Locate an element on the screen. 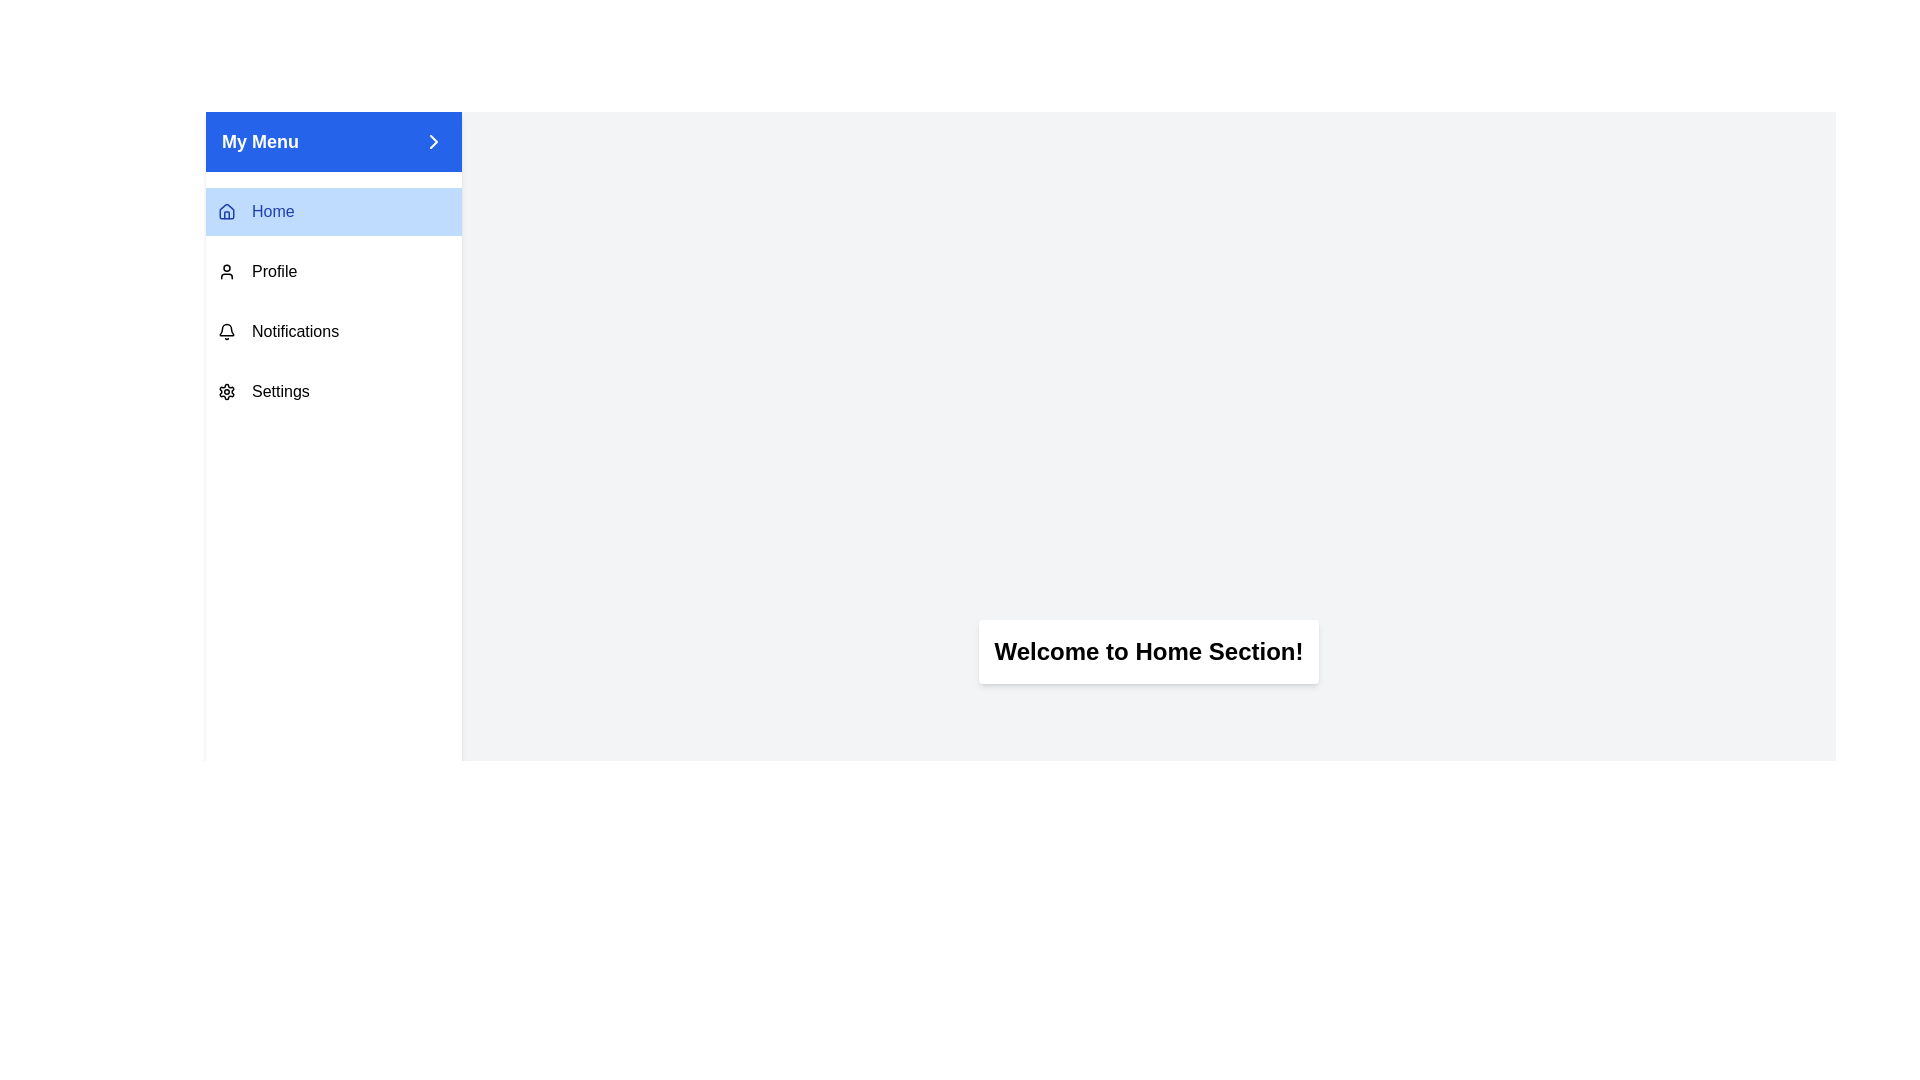 The image size is (1920, 1080). the settings icon located in the left-hand side menu, which is the fourth item from the top is located at coordinates (226, 392).